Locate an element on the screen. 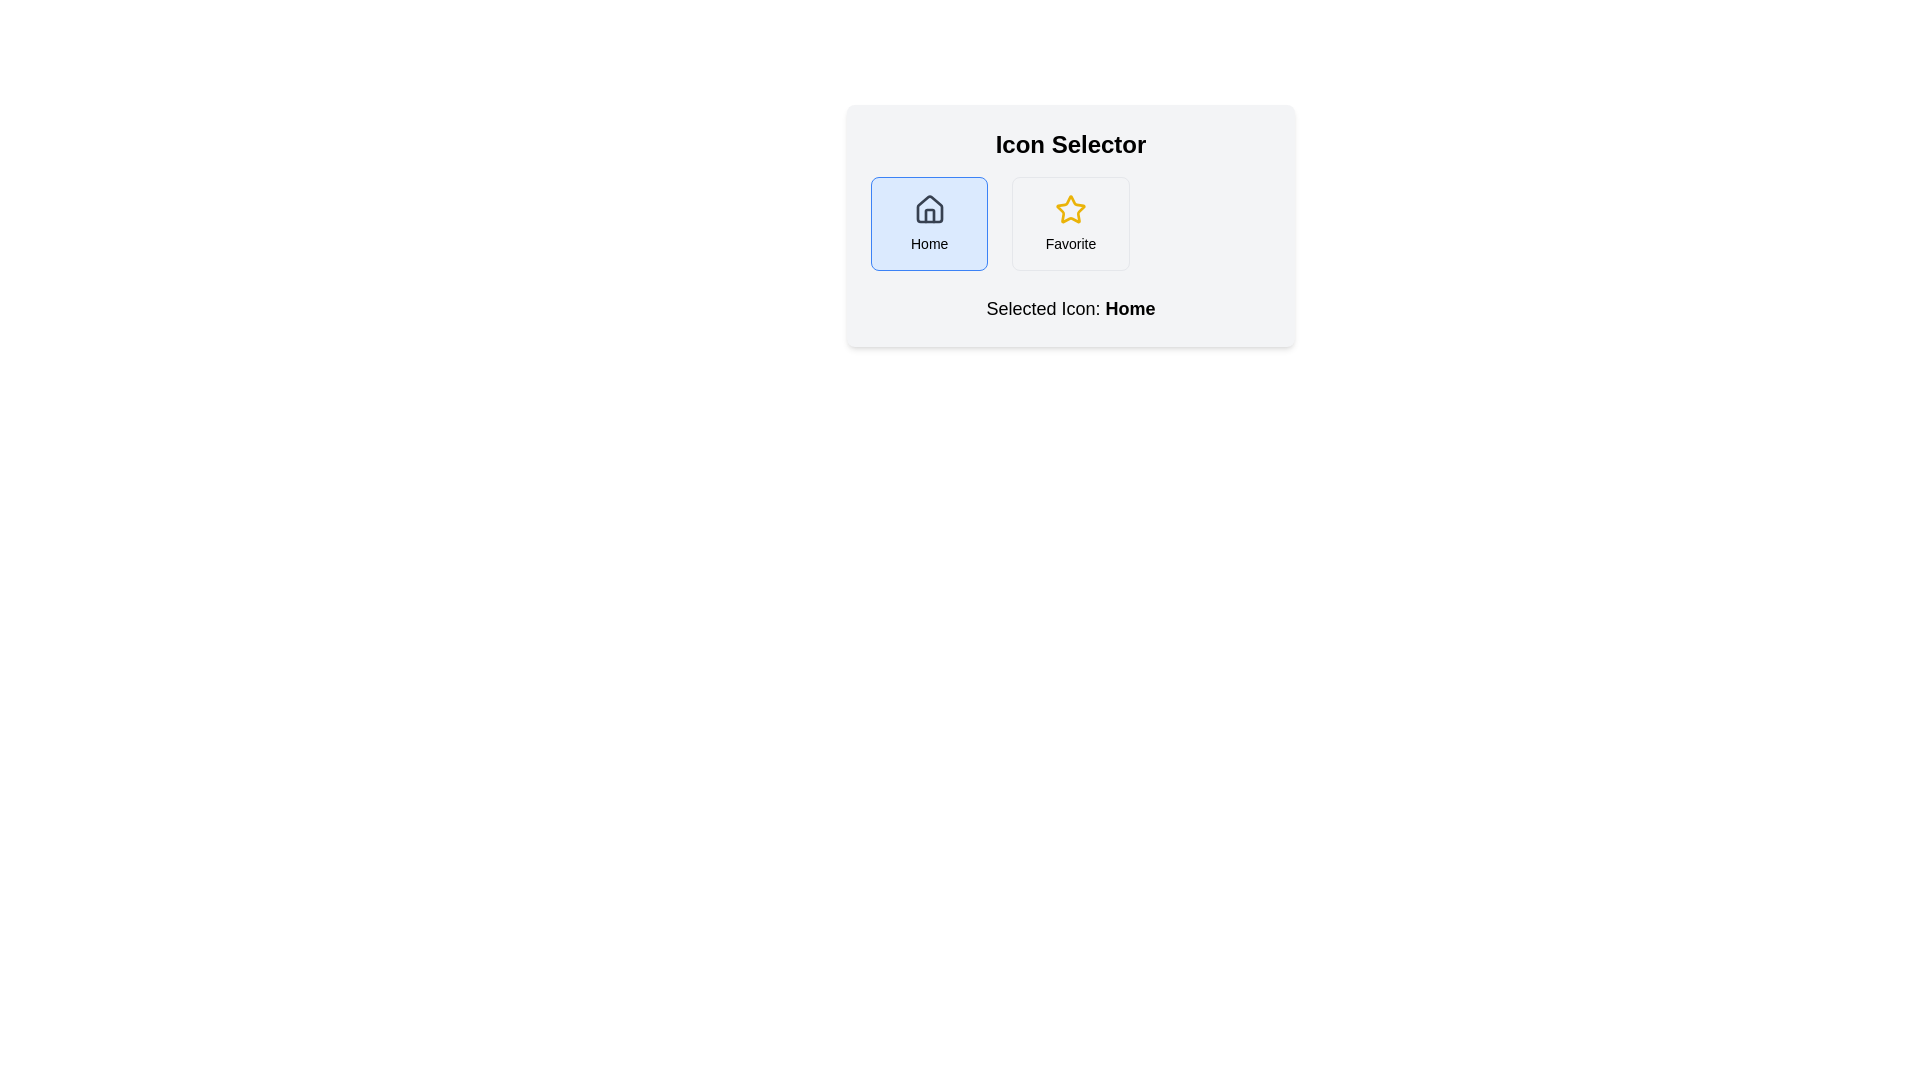 Image resolution: width=1920 pixels, height=1080 pixels. static text label indicating the currently selected icon, which is 'Home', located below the icon tiles in the 'Icon Selector' card is located at coordinates (1069, 308).